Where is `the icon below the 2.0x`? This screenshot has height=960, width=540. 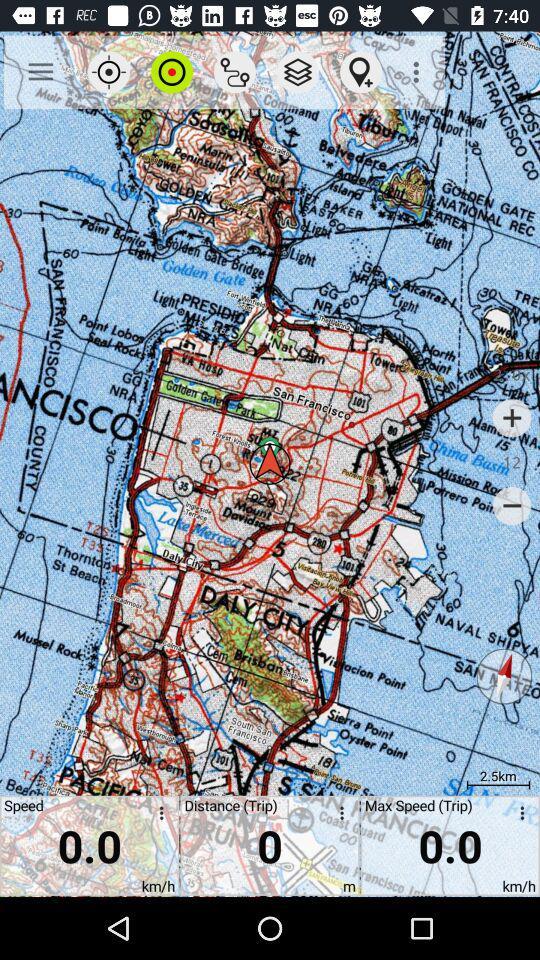
the icon below the 2.0x is located at coordinates (512, 417).